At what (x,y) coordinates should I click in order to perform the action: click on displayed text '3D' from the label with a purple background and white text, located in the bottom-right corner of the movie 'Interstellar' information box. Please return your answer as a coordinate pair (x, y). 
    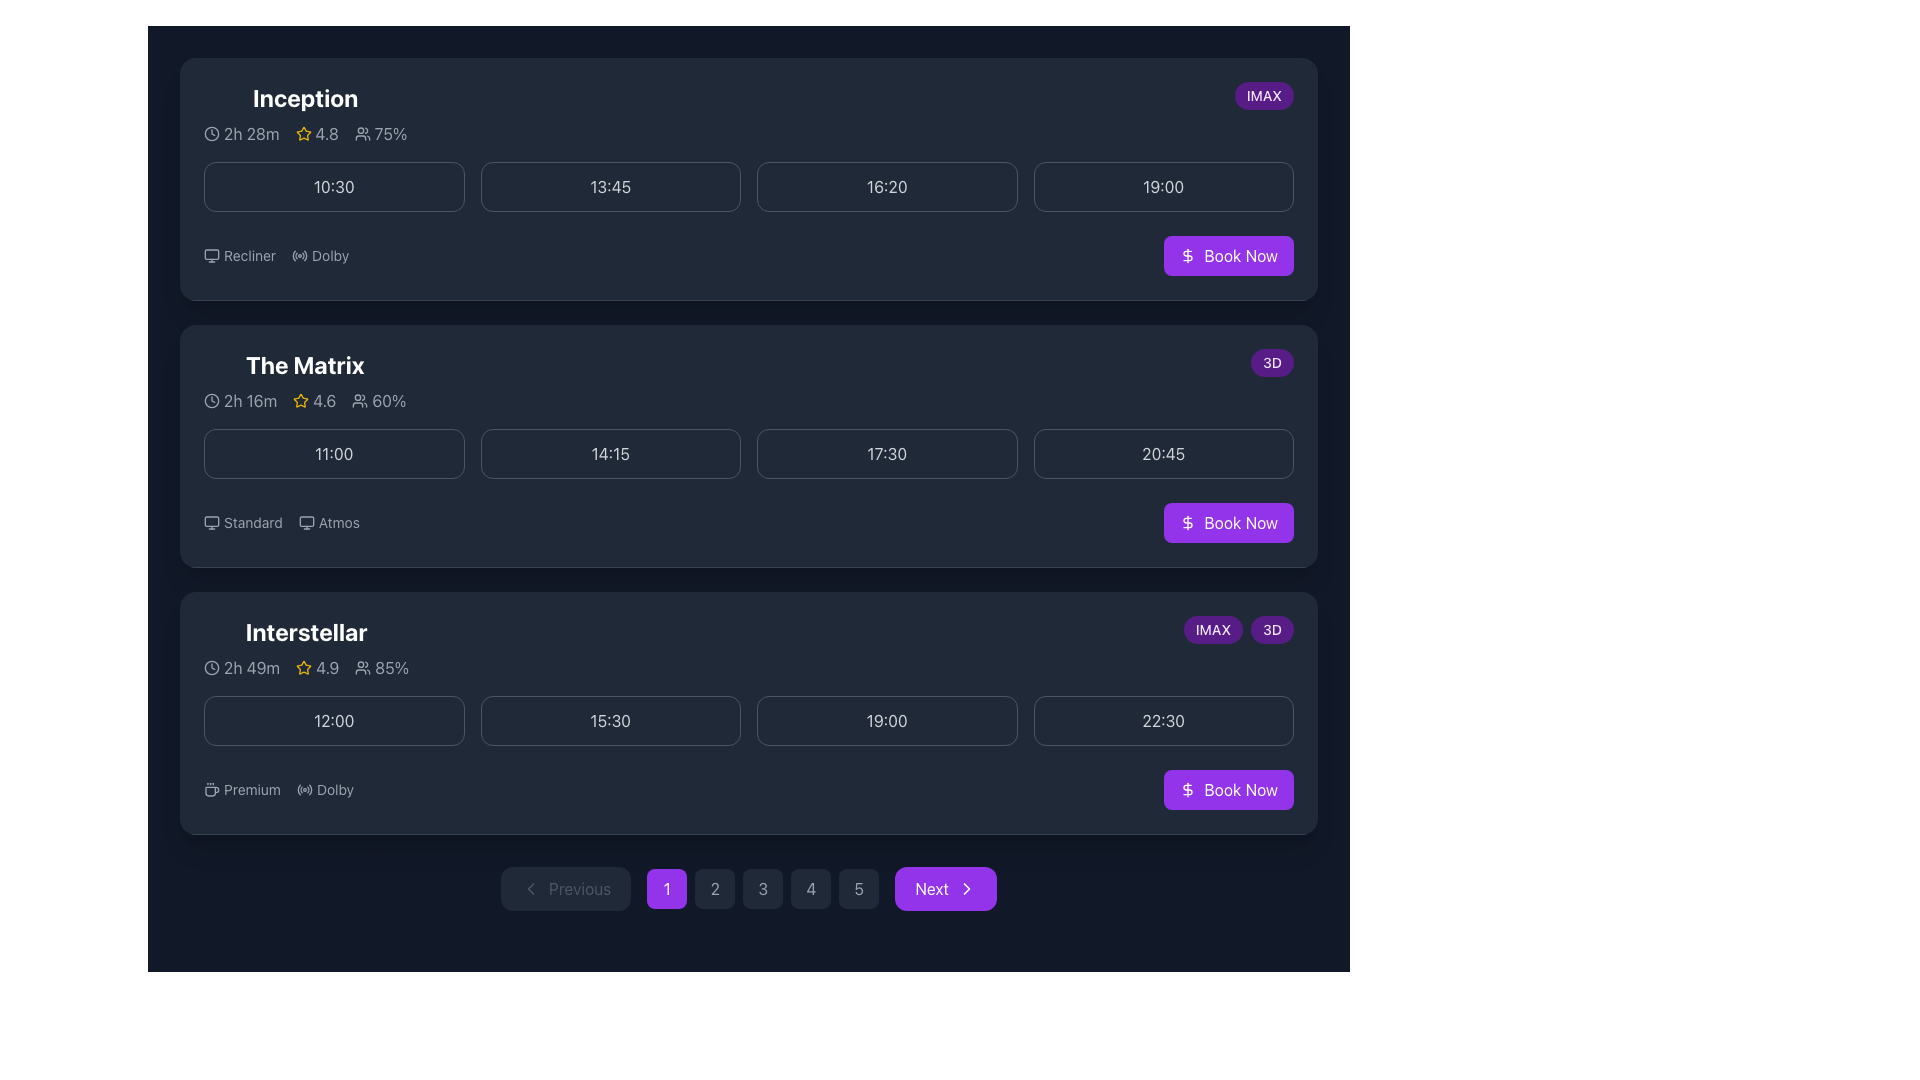
    Looking at the image, I should click on (1271, 628).